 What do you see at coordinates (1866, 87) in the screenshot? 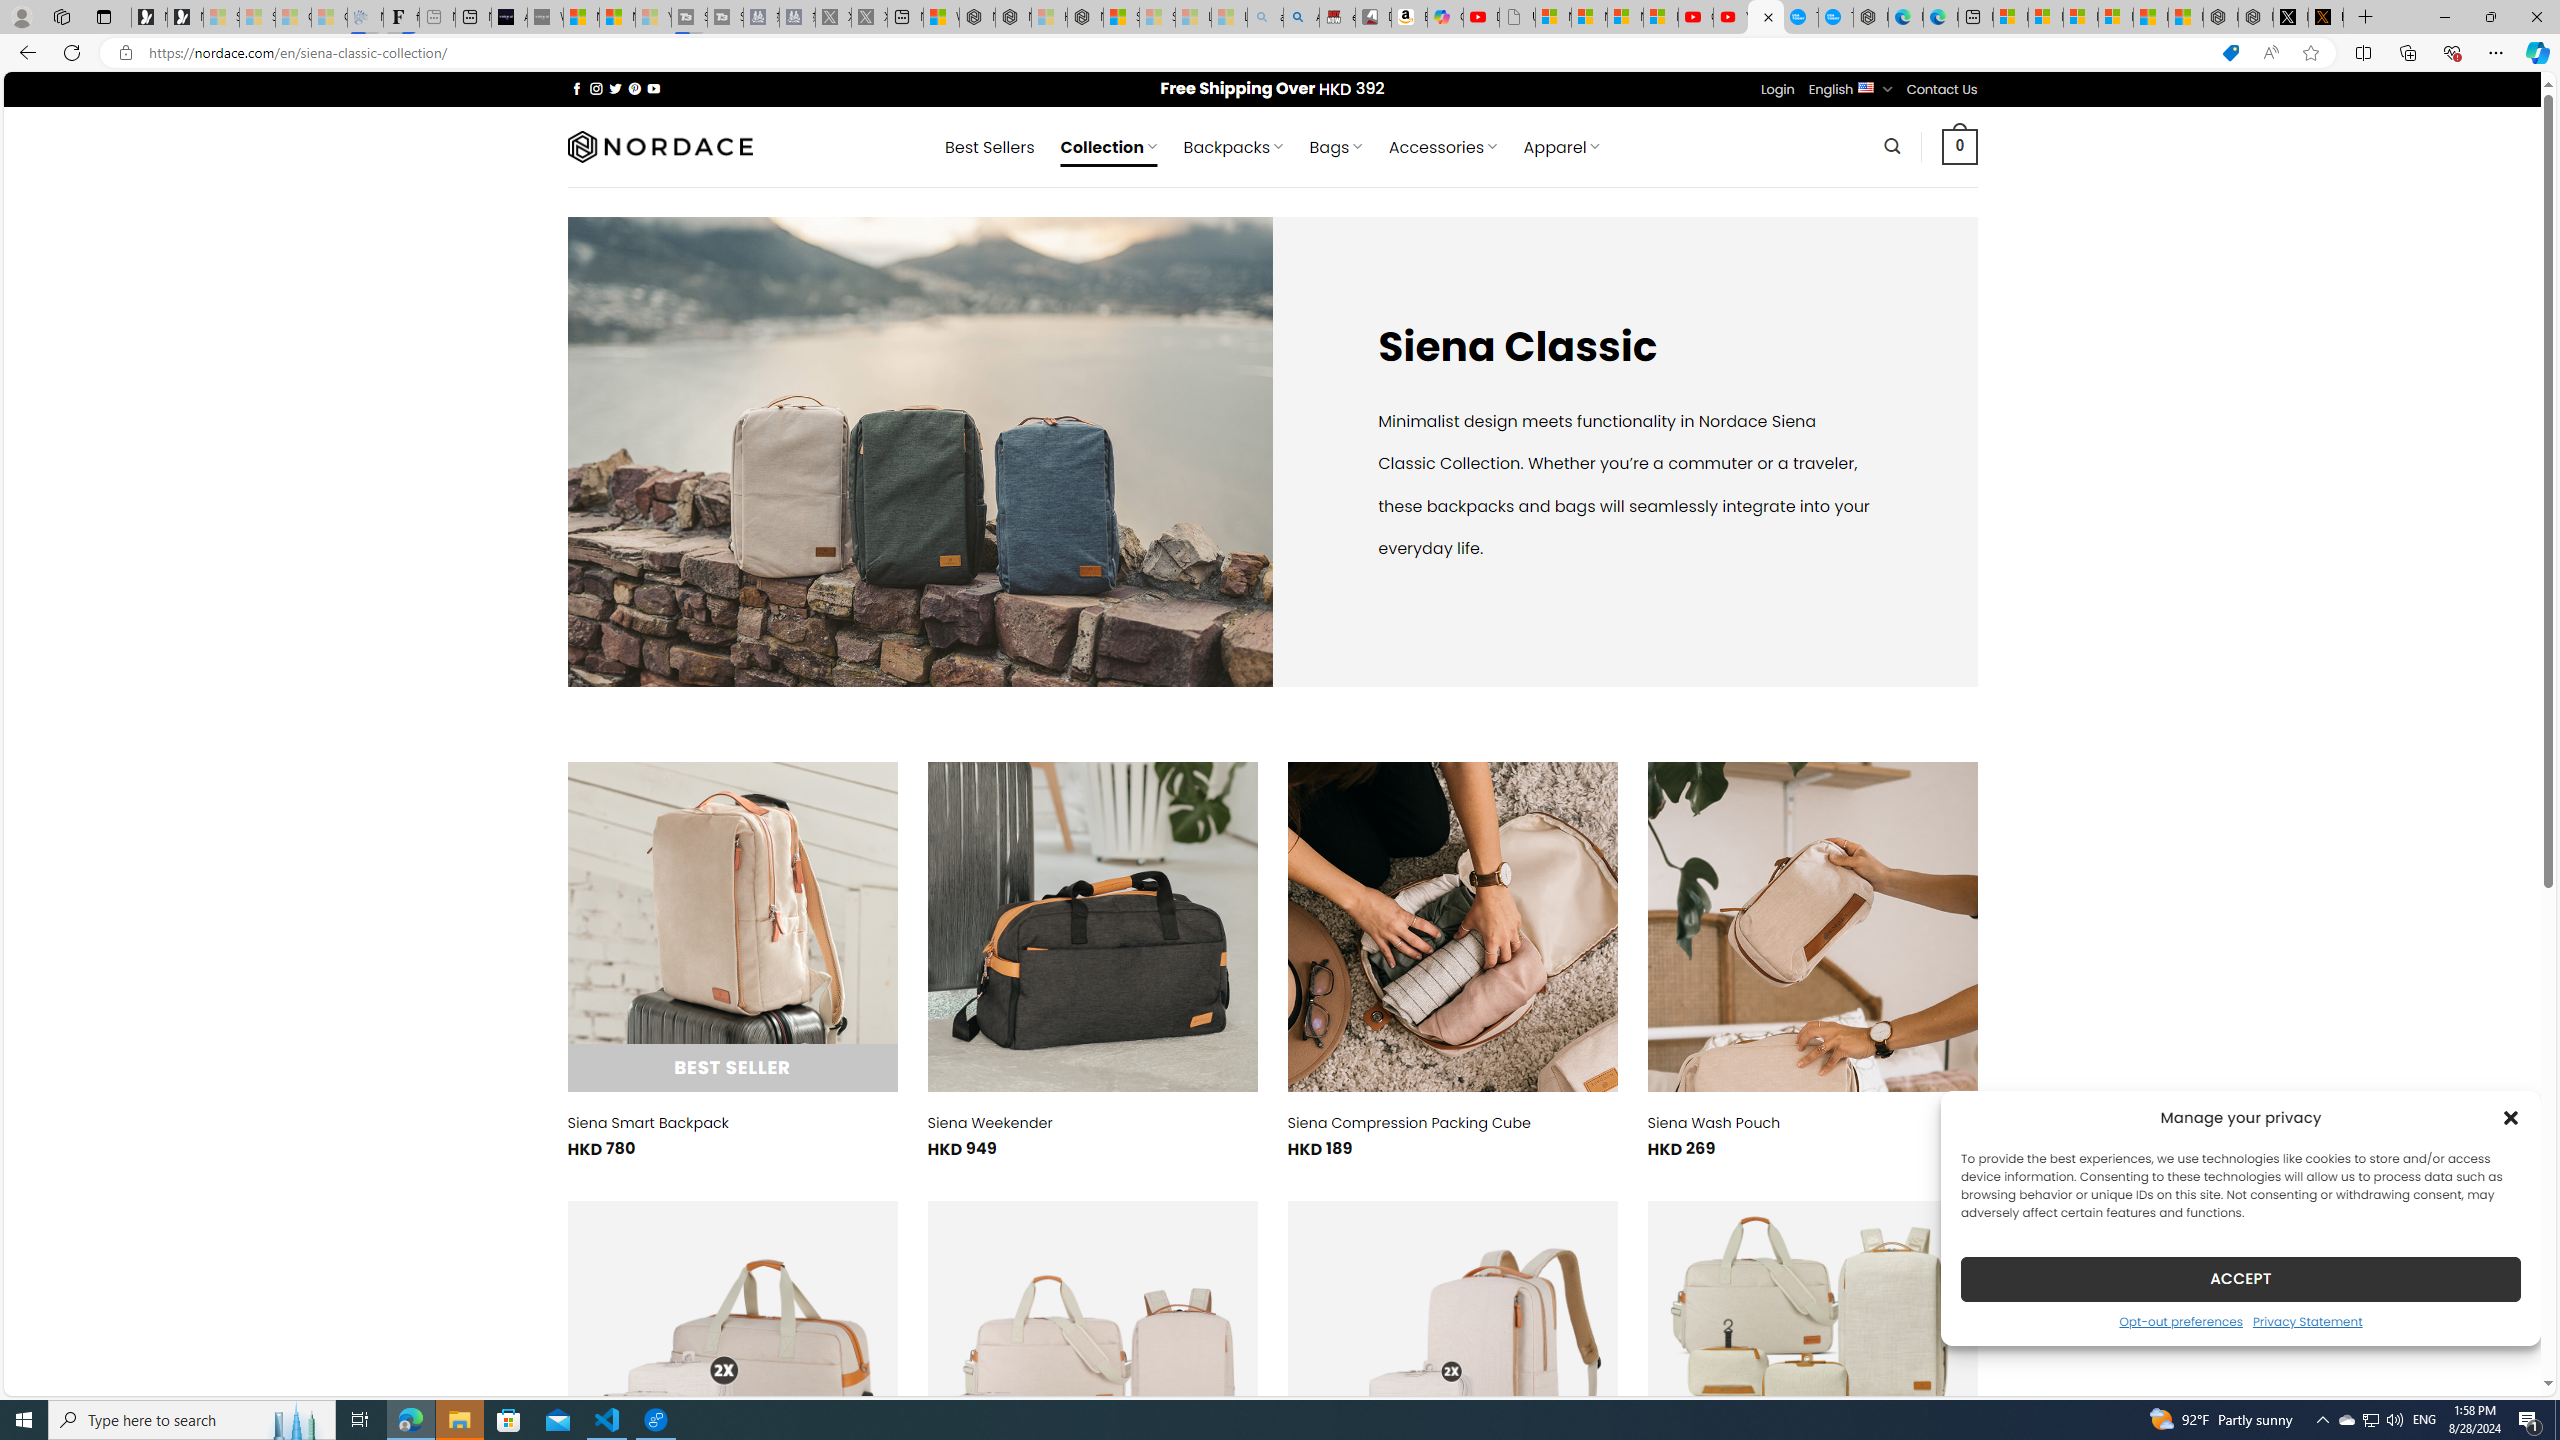
I see `'English'` at bounding box center [1866, 87].